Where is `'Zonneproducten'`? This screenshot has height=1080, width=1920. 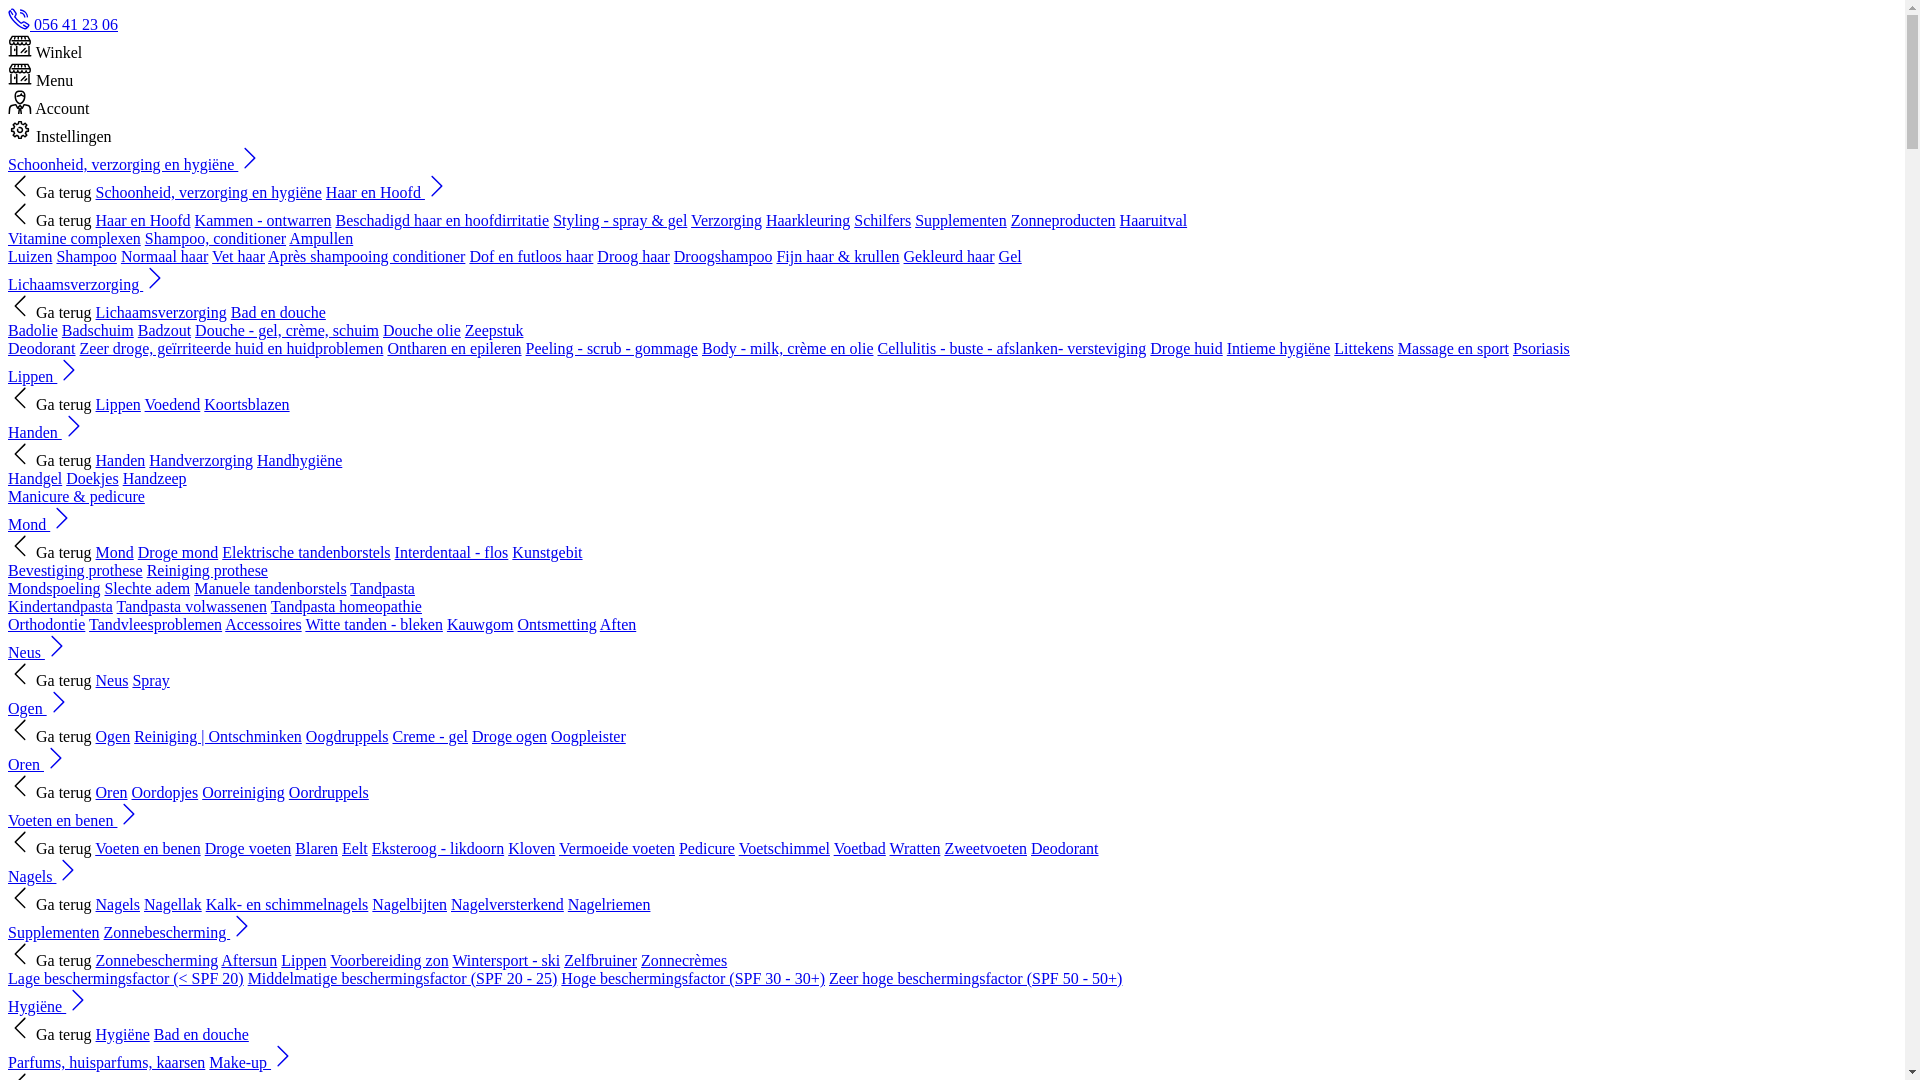
'Zonneproducten' is located at coordinates (1011, 220).